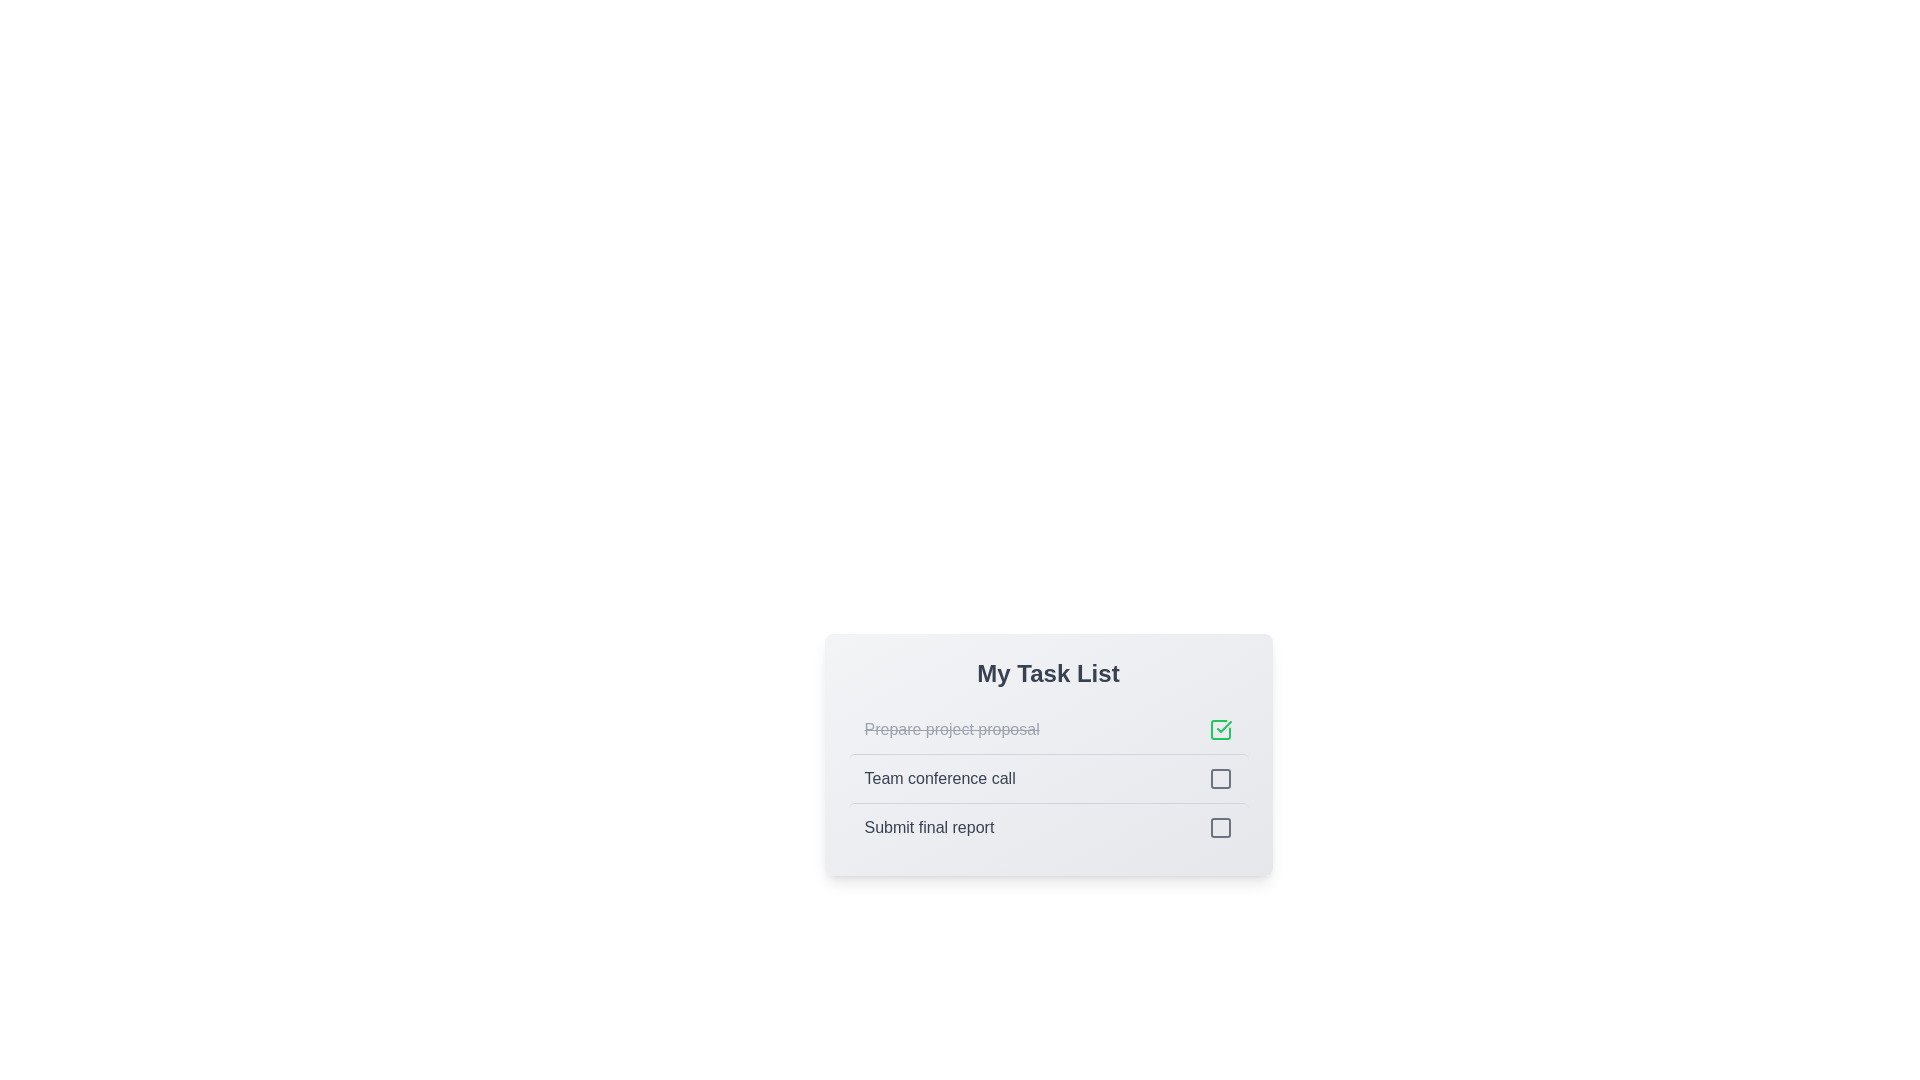 The image size is (1920, 1080). I want to click on the title 'My Task List' to focus on it, so click(1047, 674).